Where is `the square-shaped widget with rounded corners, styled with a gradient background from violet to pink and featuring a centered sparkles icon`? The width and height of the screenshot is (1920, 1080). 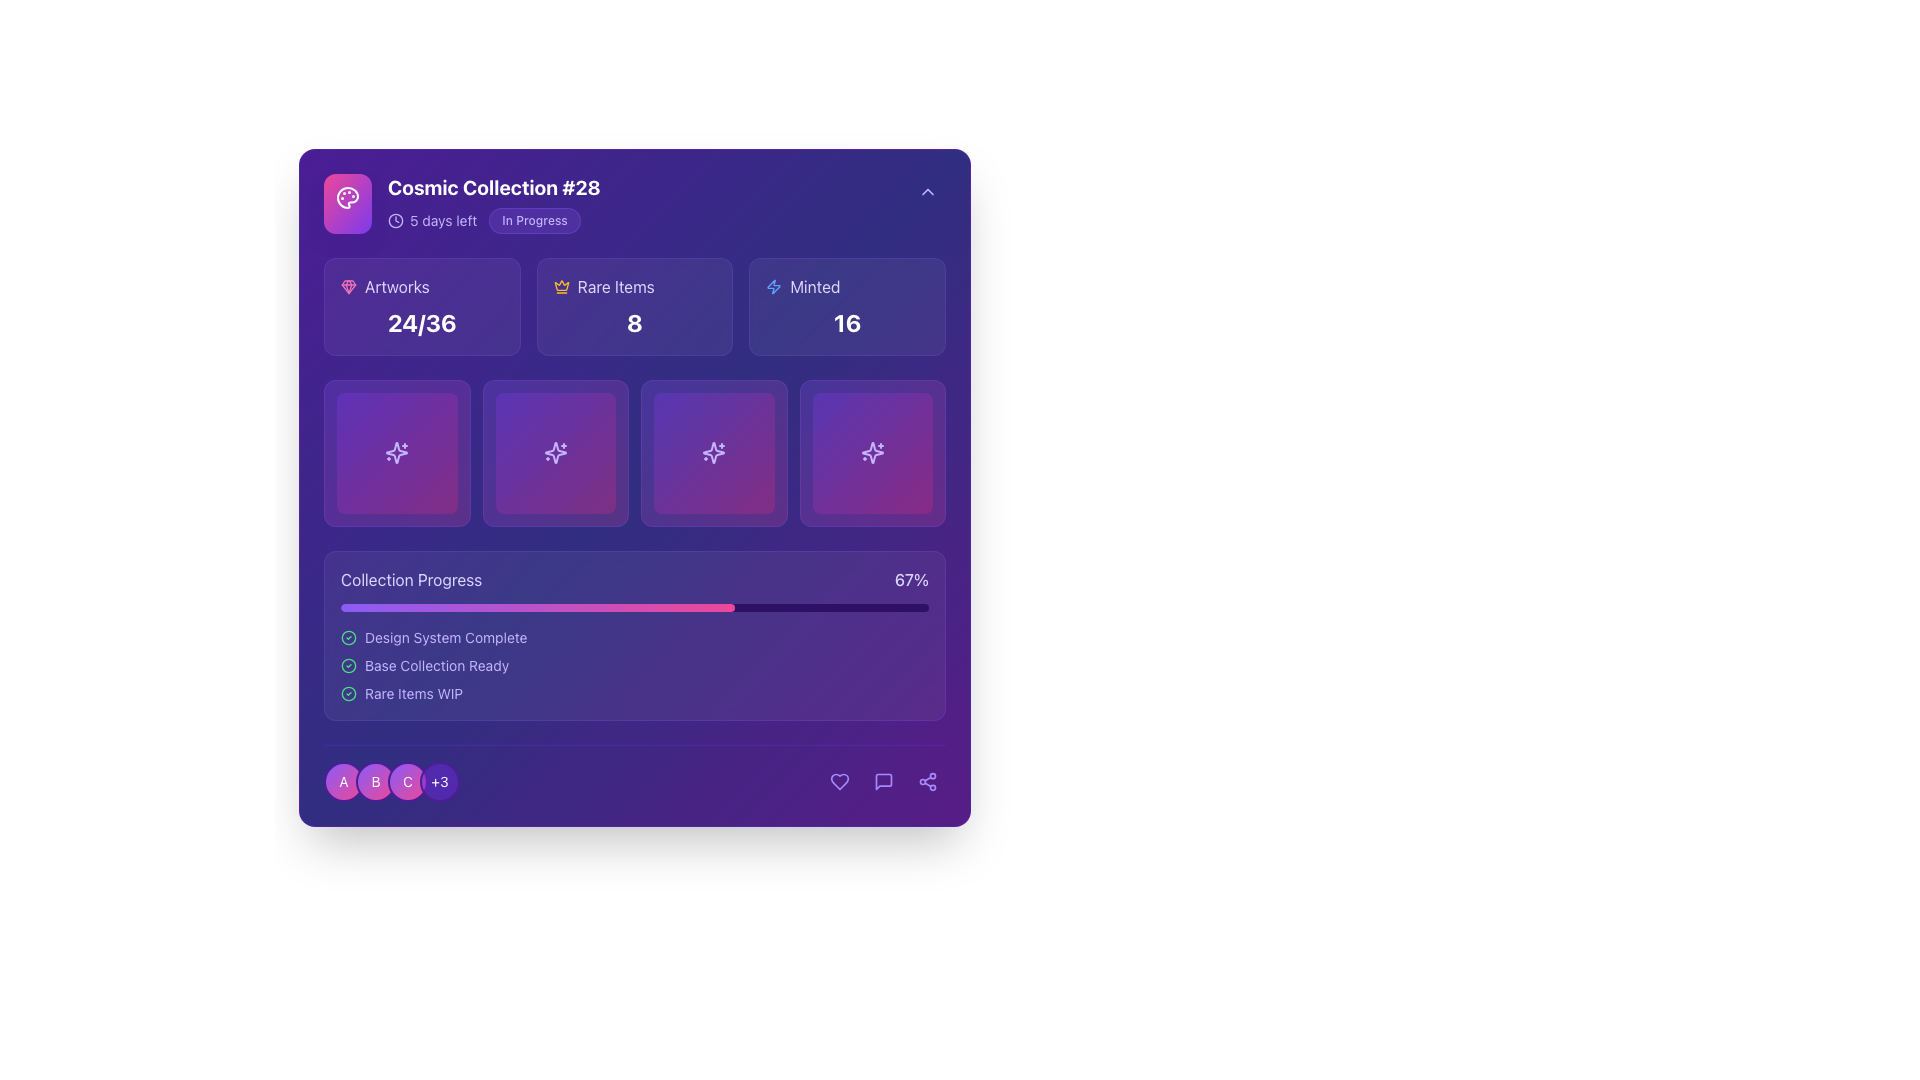 the square-shaped widget with rounded corners, styled with a gradient background from violet to pink and featuring a centered sparkles icon is located at coordinates (555, 453).